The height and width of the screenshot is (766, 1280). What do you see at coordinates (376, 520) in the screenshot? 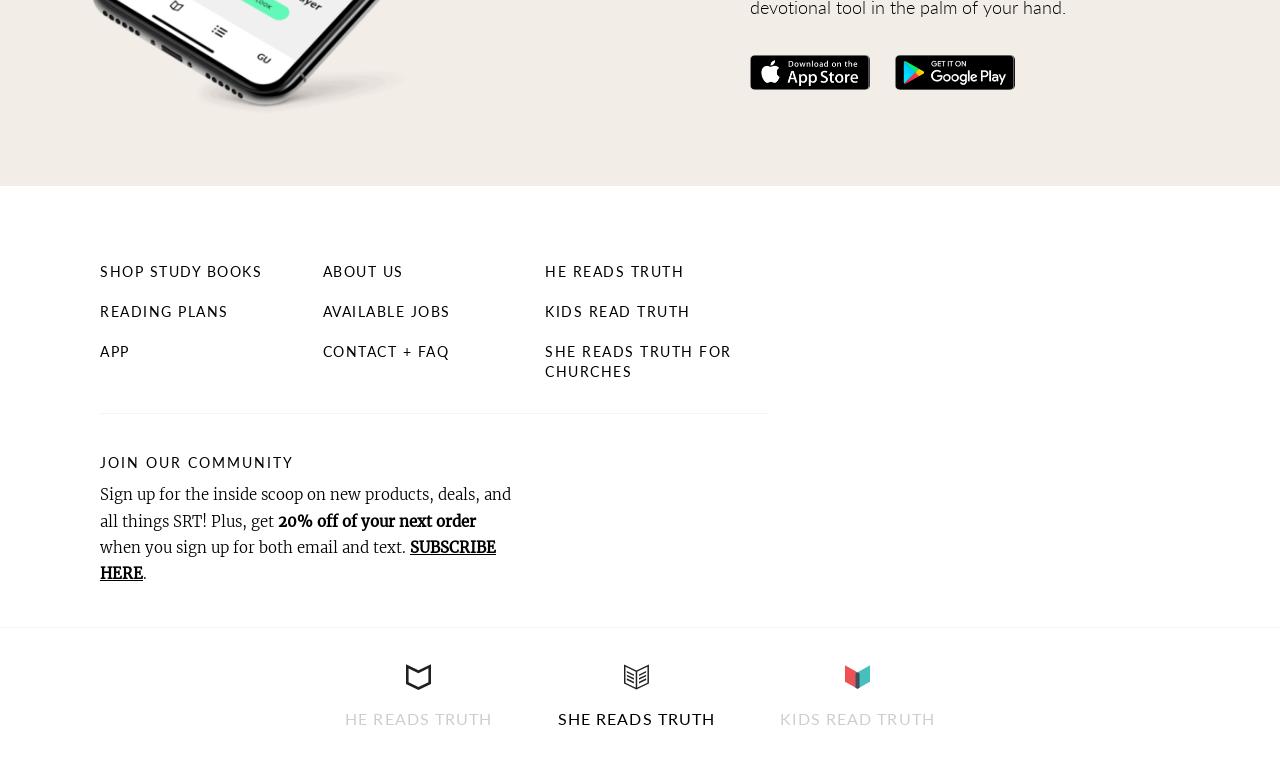
I see `'20% off of your next order'` at bounding box center [376, 520].